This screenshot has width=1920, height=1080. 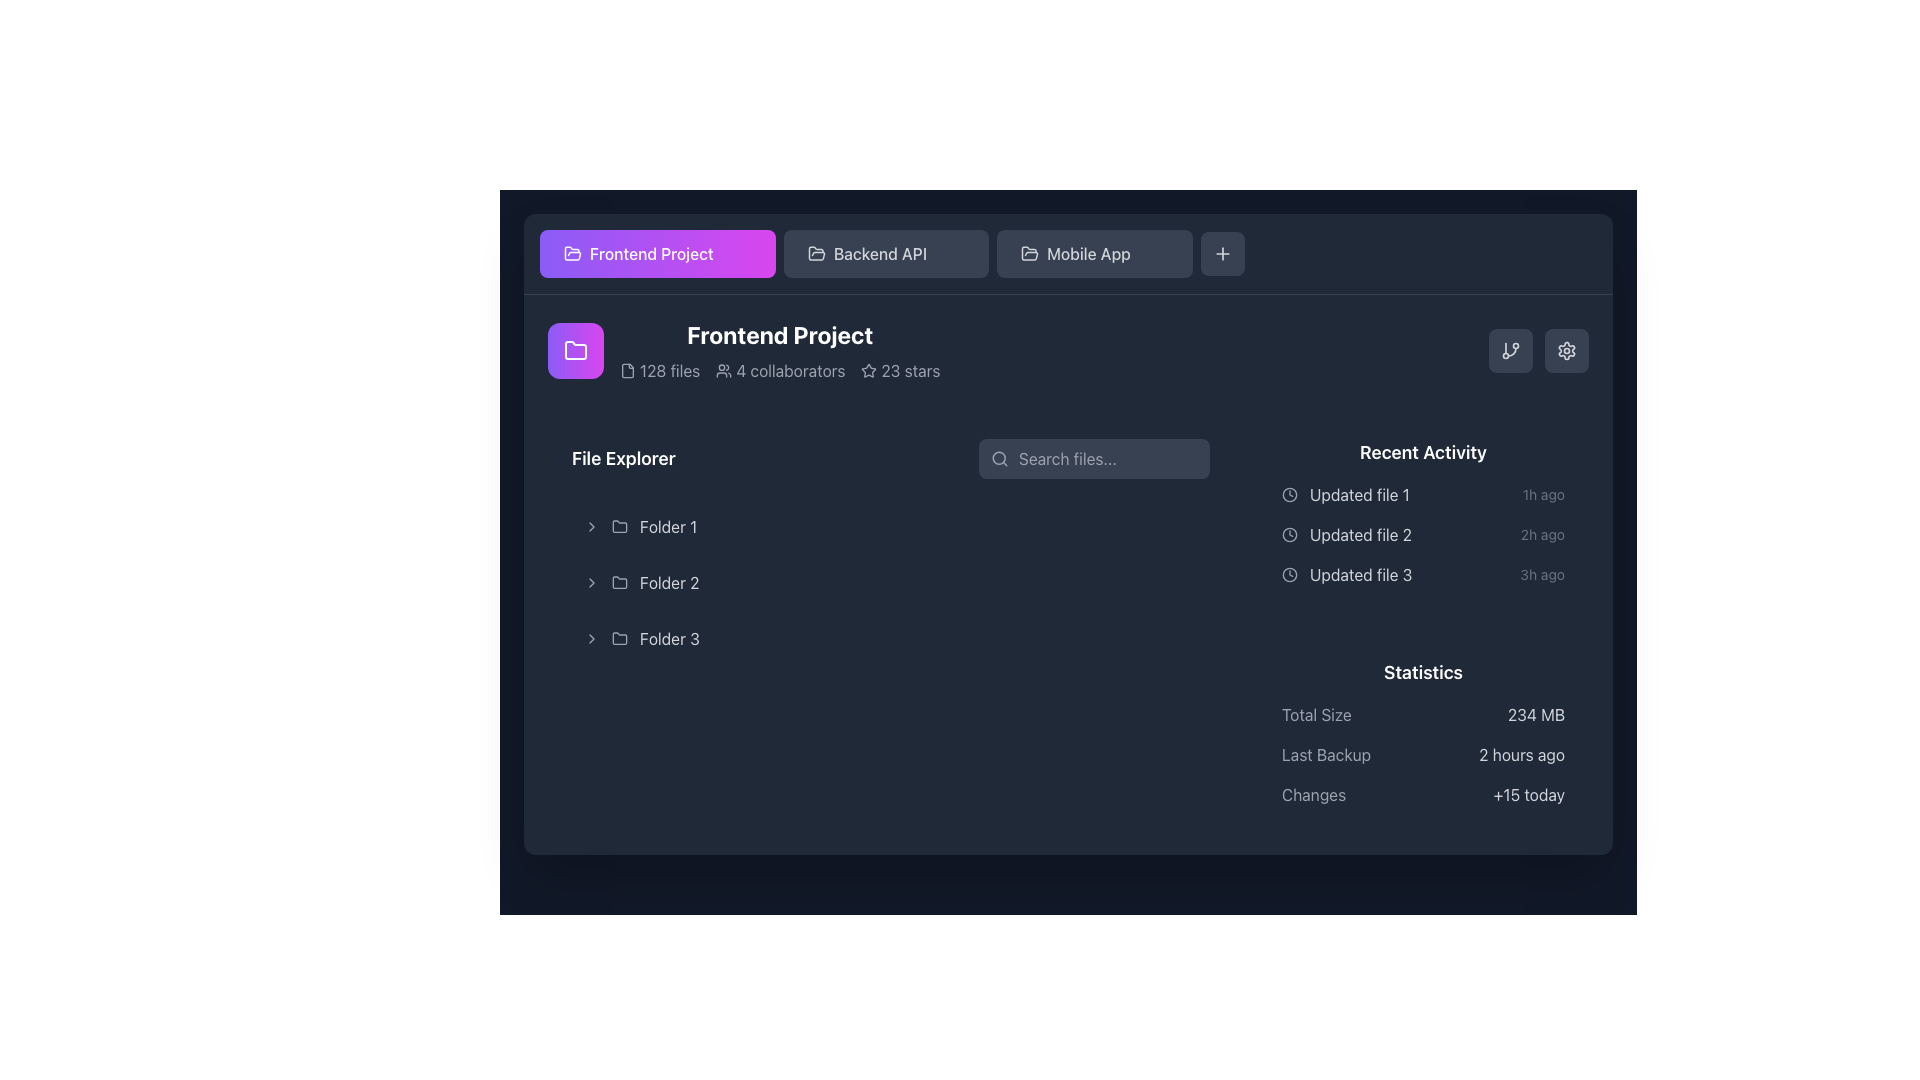 I want to click on the folder icon, so click(x=618, y=639).